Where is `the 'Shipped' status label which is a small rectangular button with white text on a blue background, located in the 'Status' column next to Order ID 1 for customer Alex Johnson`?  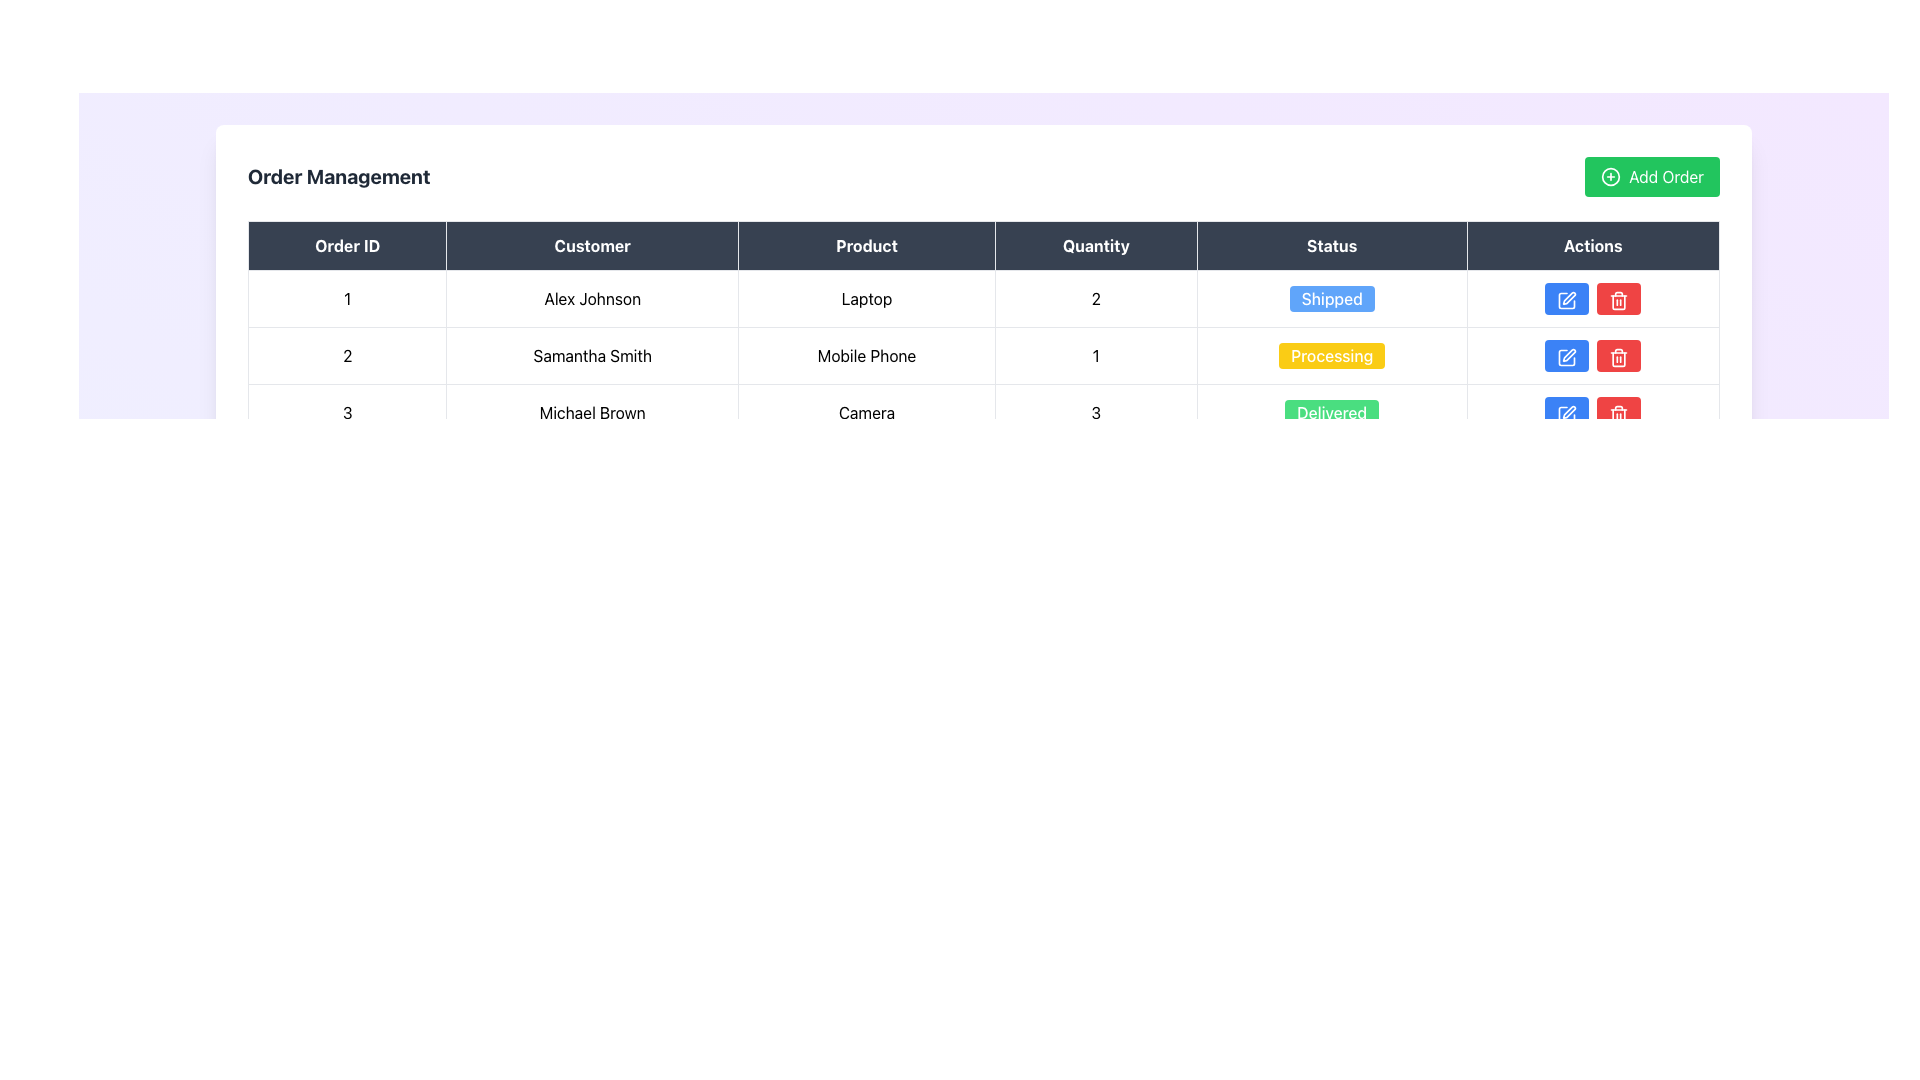 the 'Shipped' status label which is a small rectangular button with white text on a blue background, located in the 'Status' column next to Order ID 1 for customer Alex Johnson is located at coordinates (1332, 299).